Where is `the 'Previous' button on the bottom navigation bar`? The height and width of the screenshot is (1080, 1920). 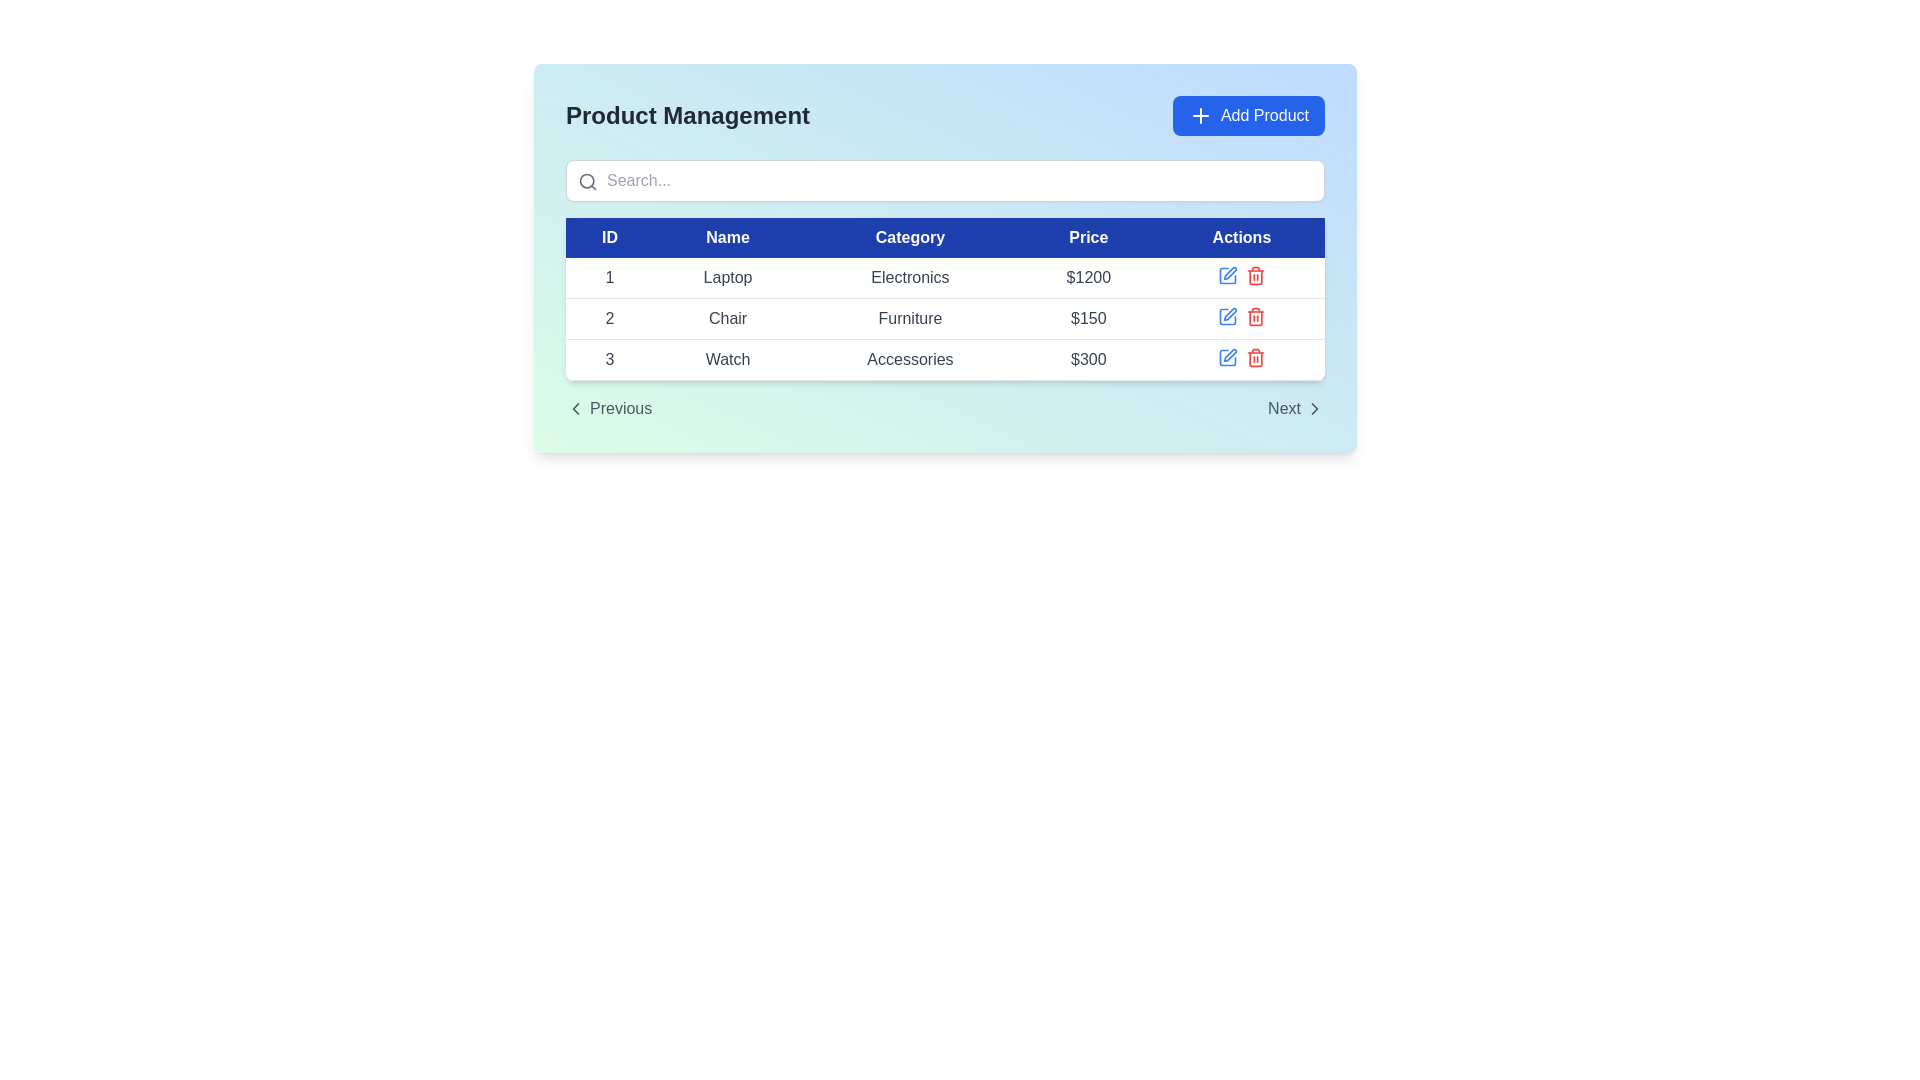 the 'Previous' button on the bottom navigation bar is located at coordinates (944, 407).